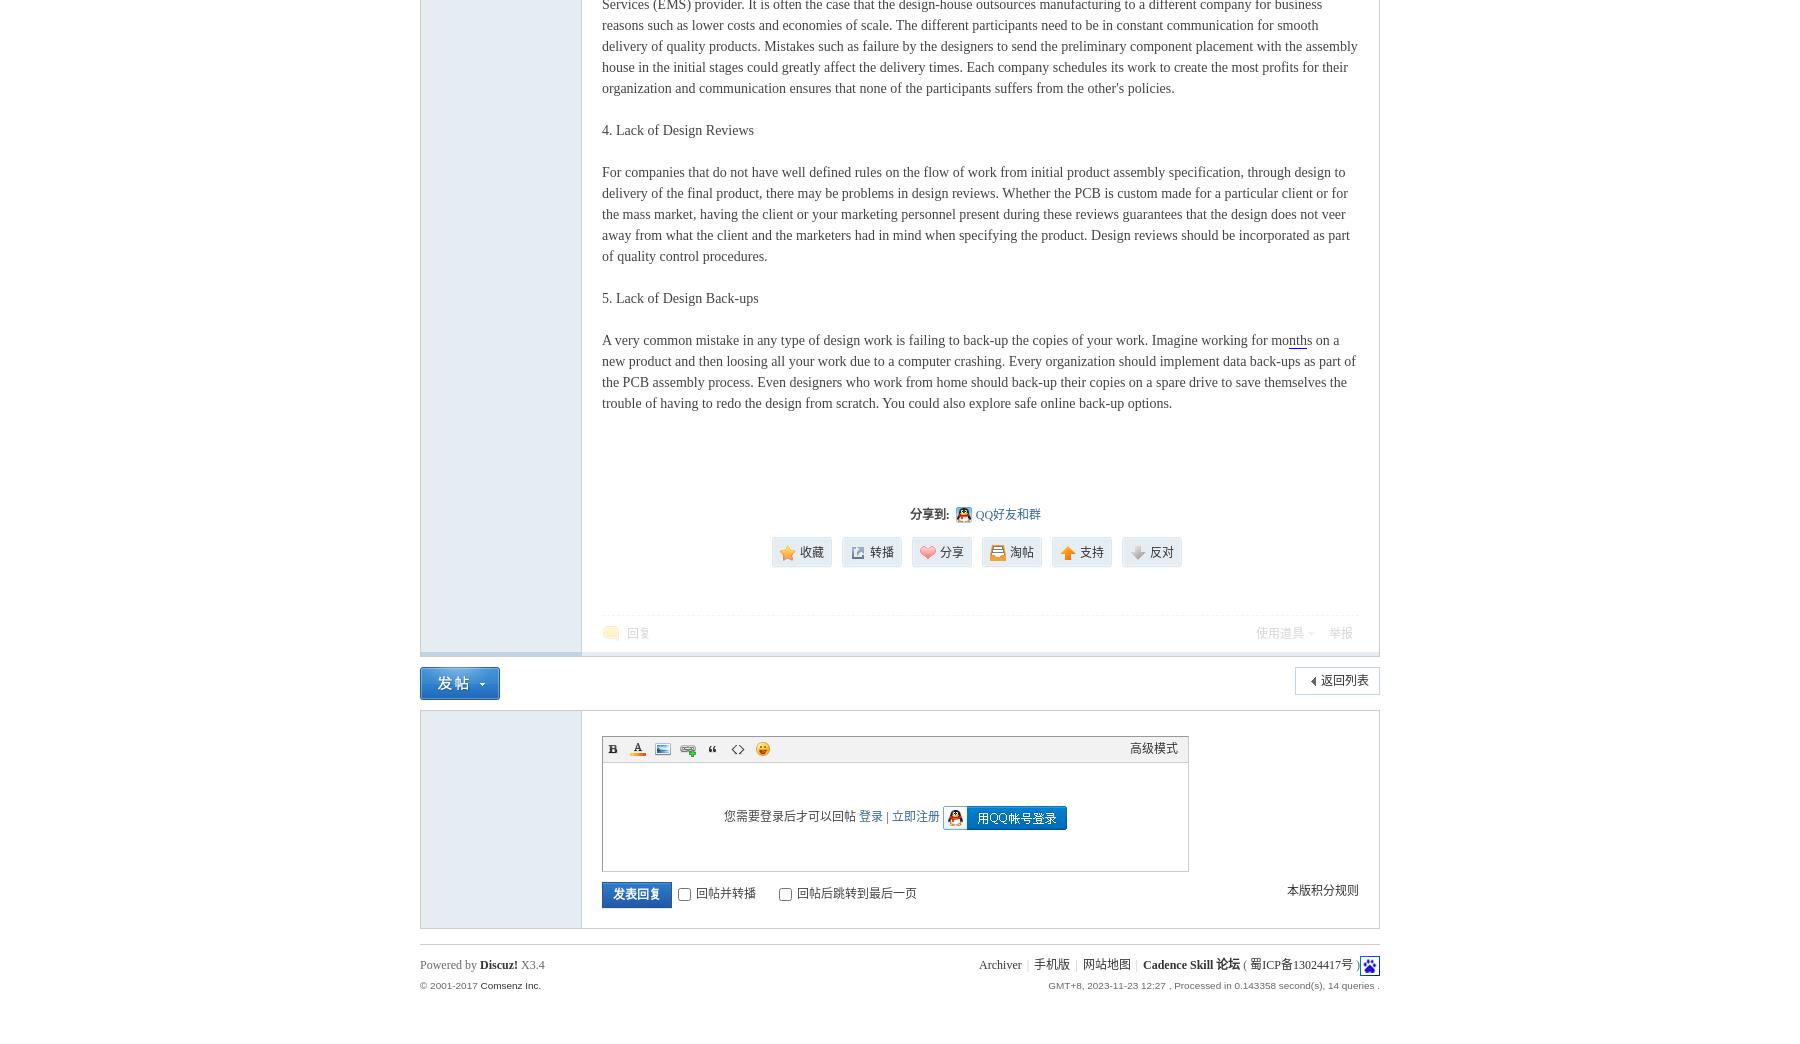 The height and width of the screenshot is (1044, 1800). What do you see at coordinates (509, 984) in the screenshot?
I see `'Comsenz Inc.'` at bounding box center [509, 984].